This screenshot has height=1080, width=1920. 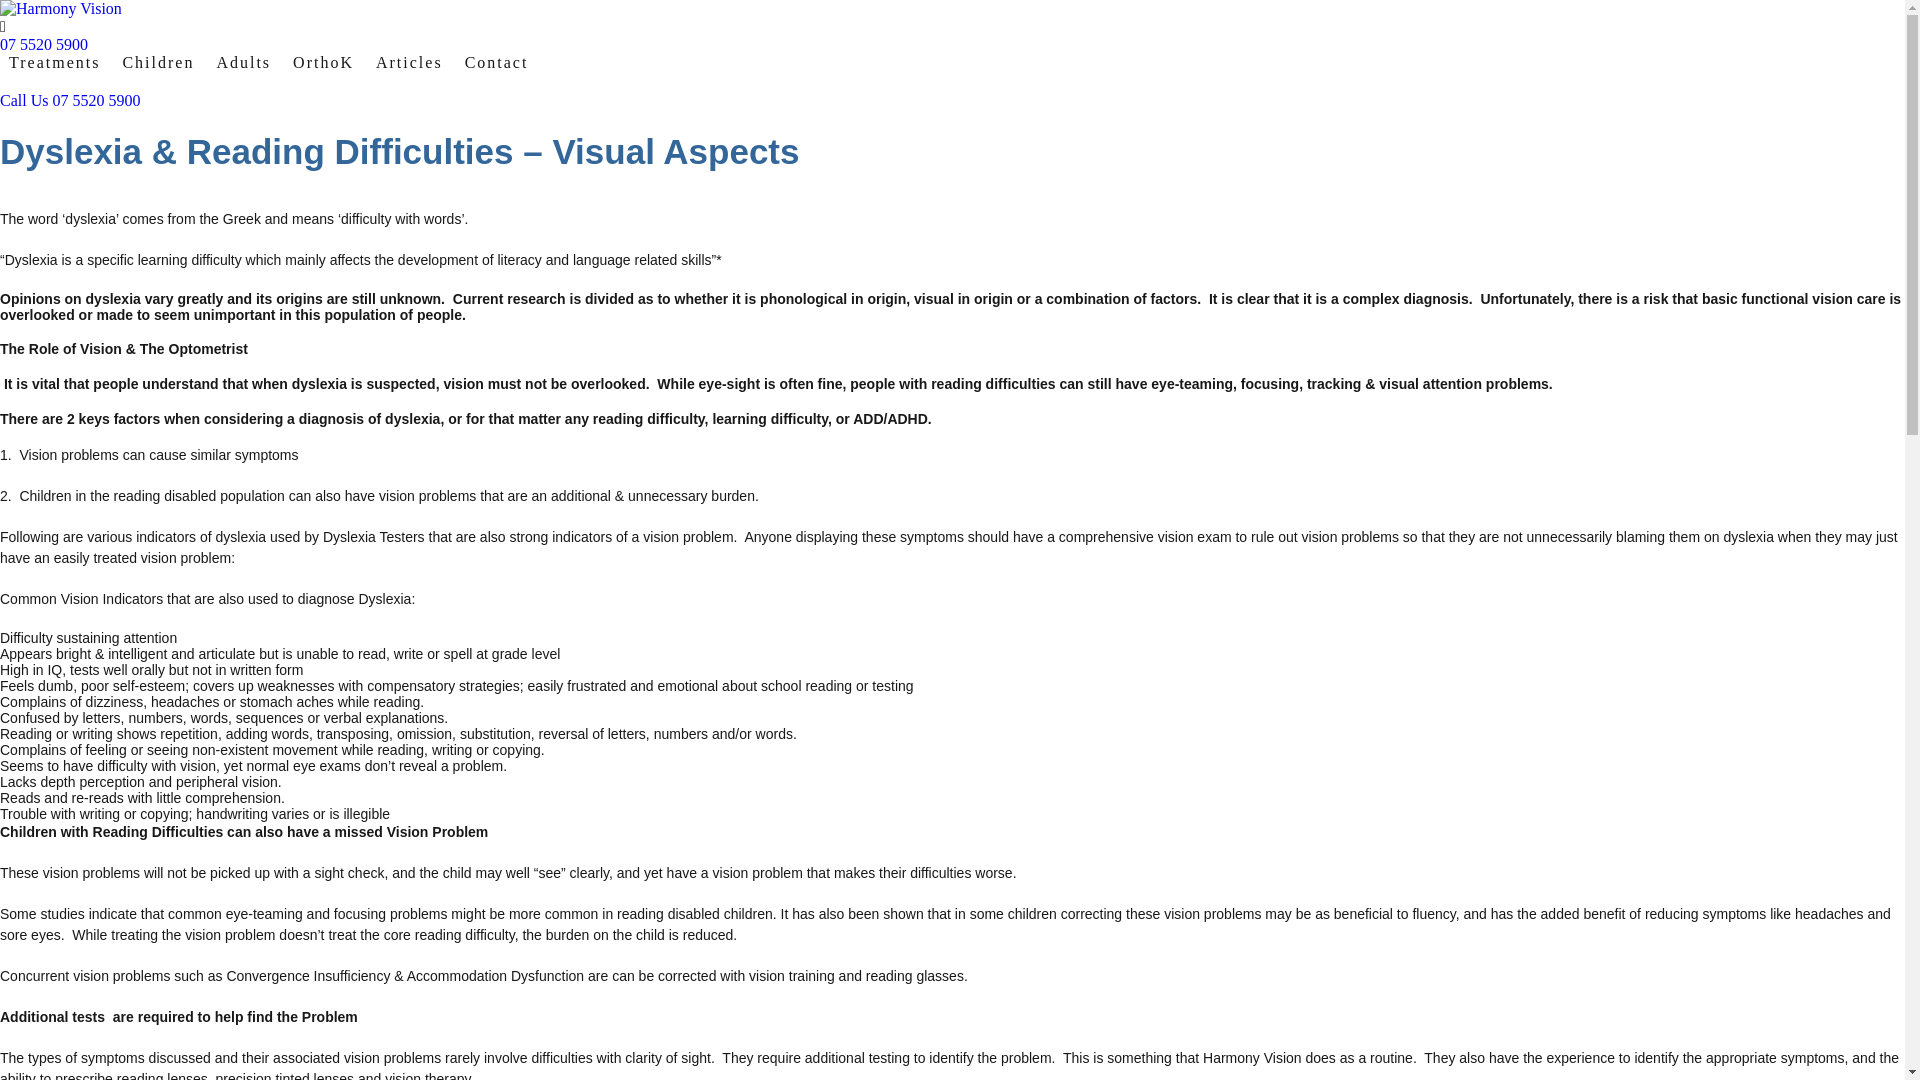 I want to click on 'Treatments', so click(x=9, y=61).